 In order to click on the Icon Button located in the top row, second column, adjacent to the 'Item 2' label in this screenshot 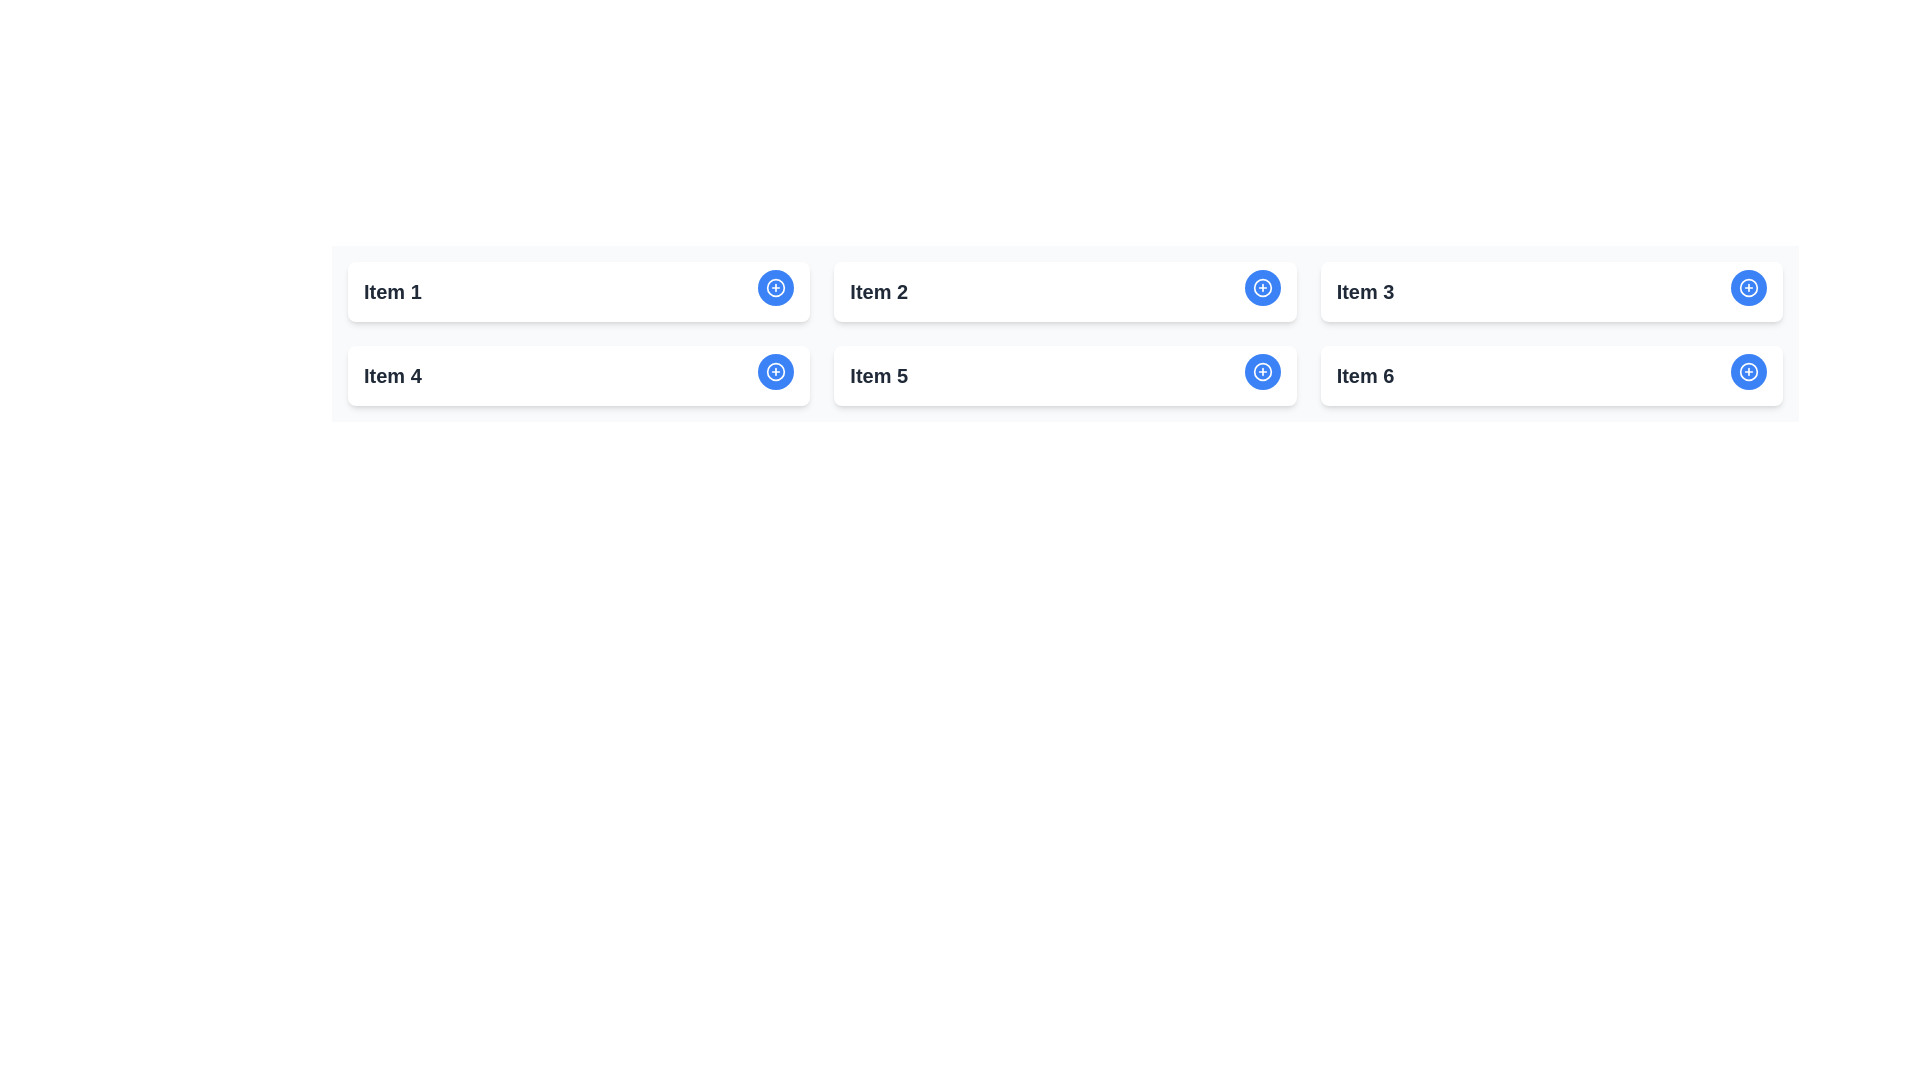, I will do `click(775, 288)`.